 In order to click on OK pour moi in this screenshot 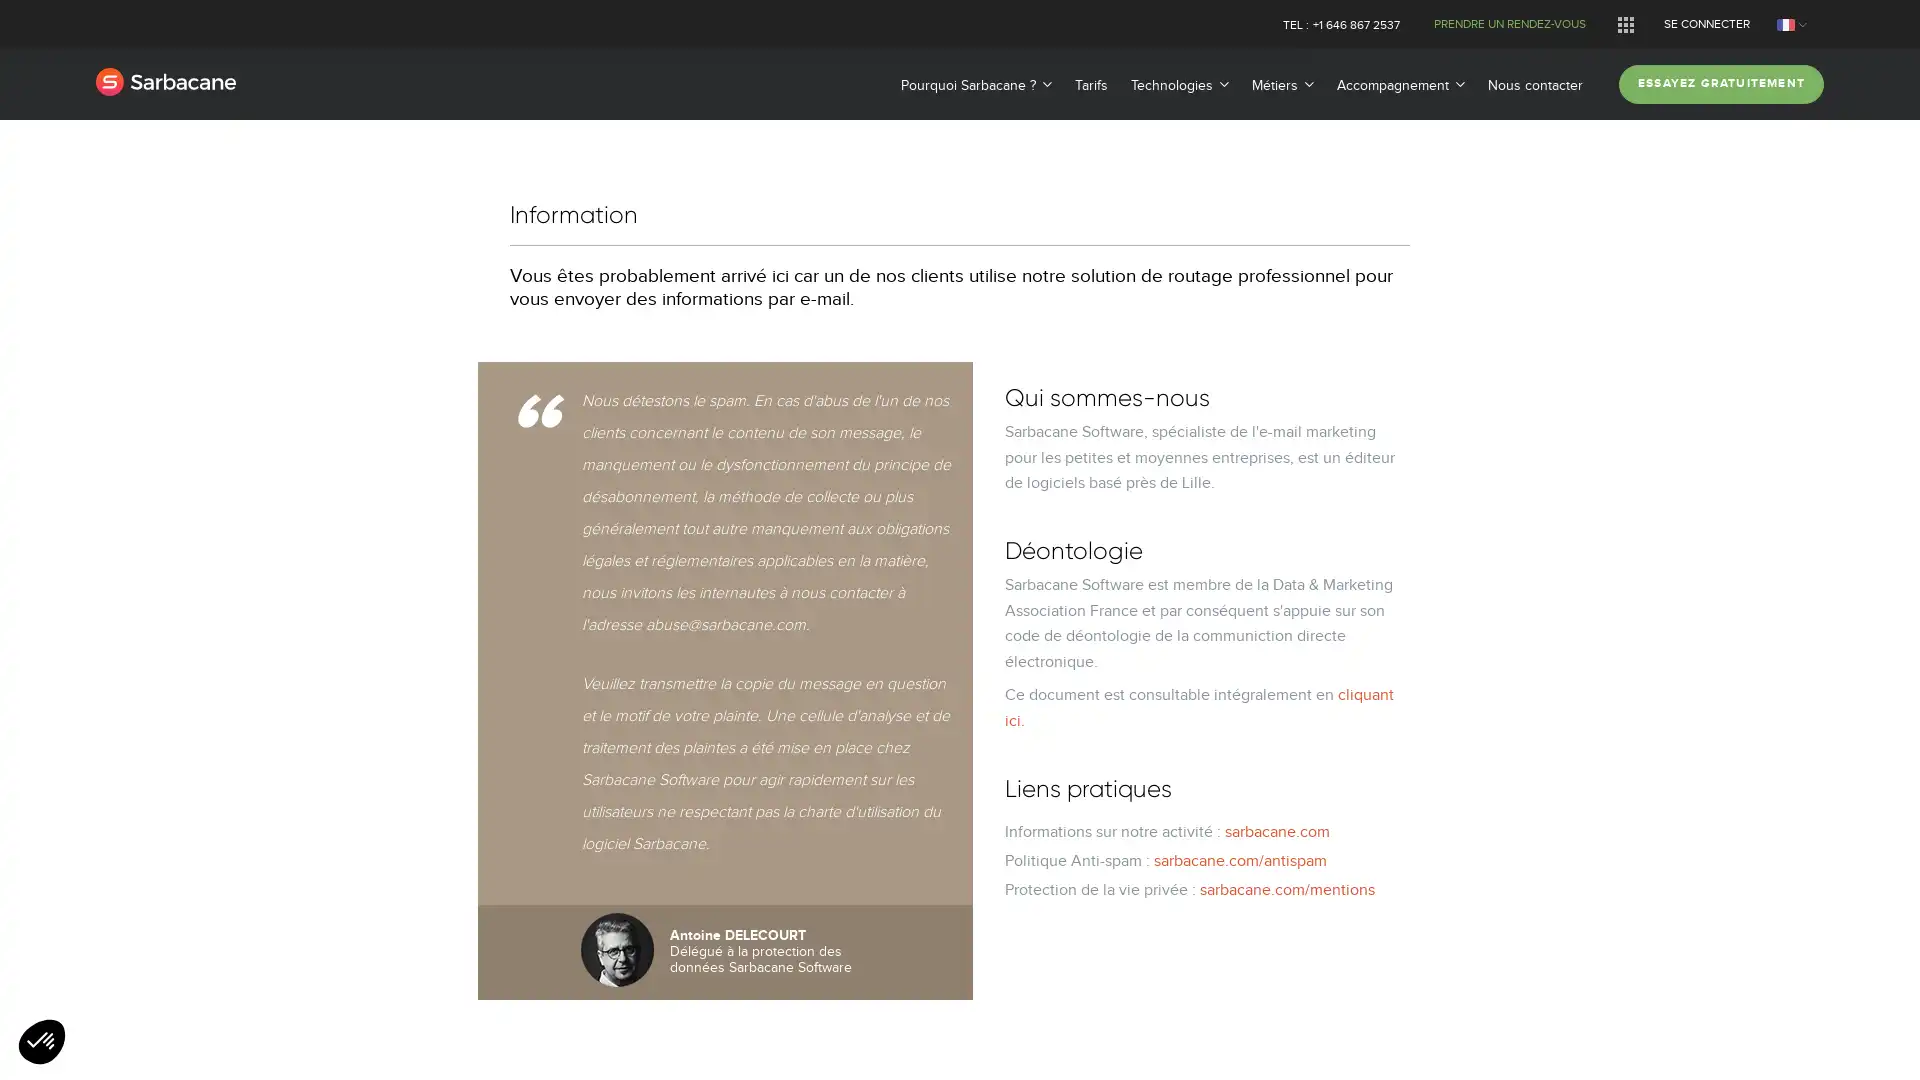, I will do `click(1118, 676)`.